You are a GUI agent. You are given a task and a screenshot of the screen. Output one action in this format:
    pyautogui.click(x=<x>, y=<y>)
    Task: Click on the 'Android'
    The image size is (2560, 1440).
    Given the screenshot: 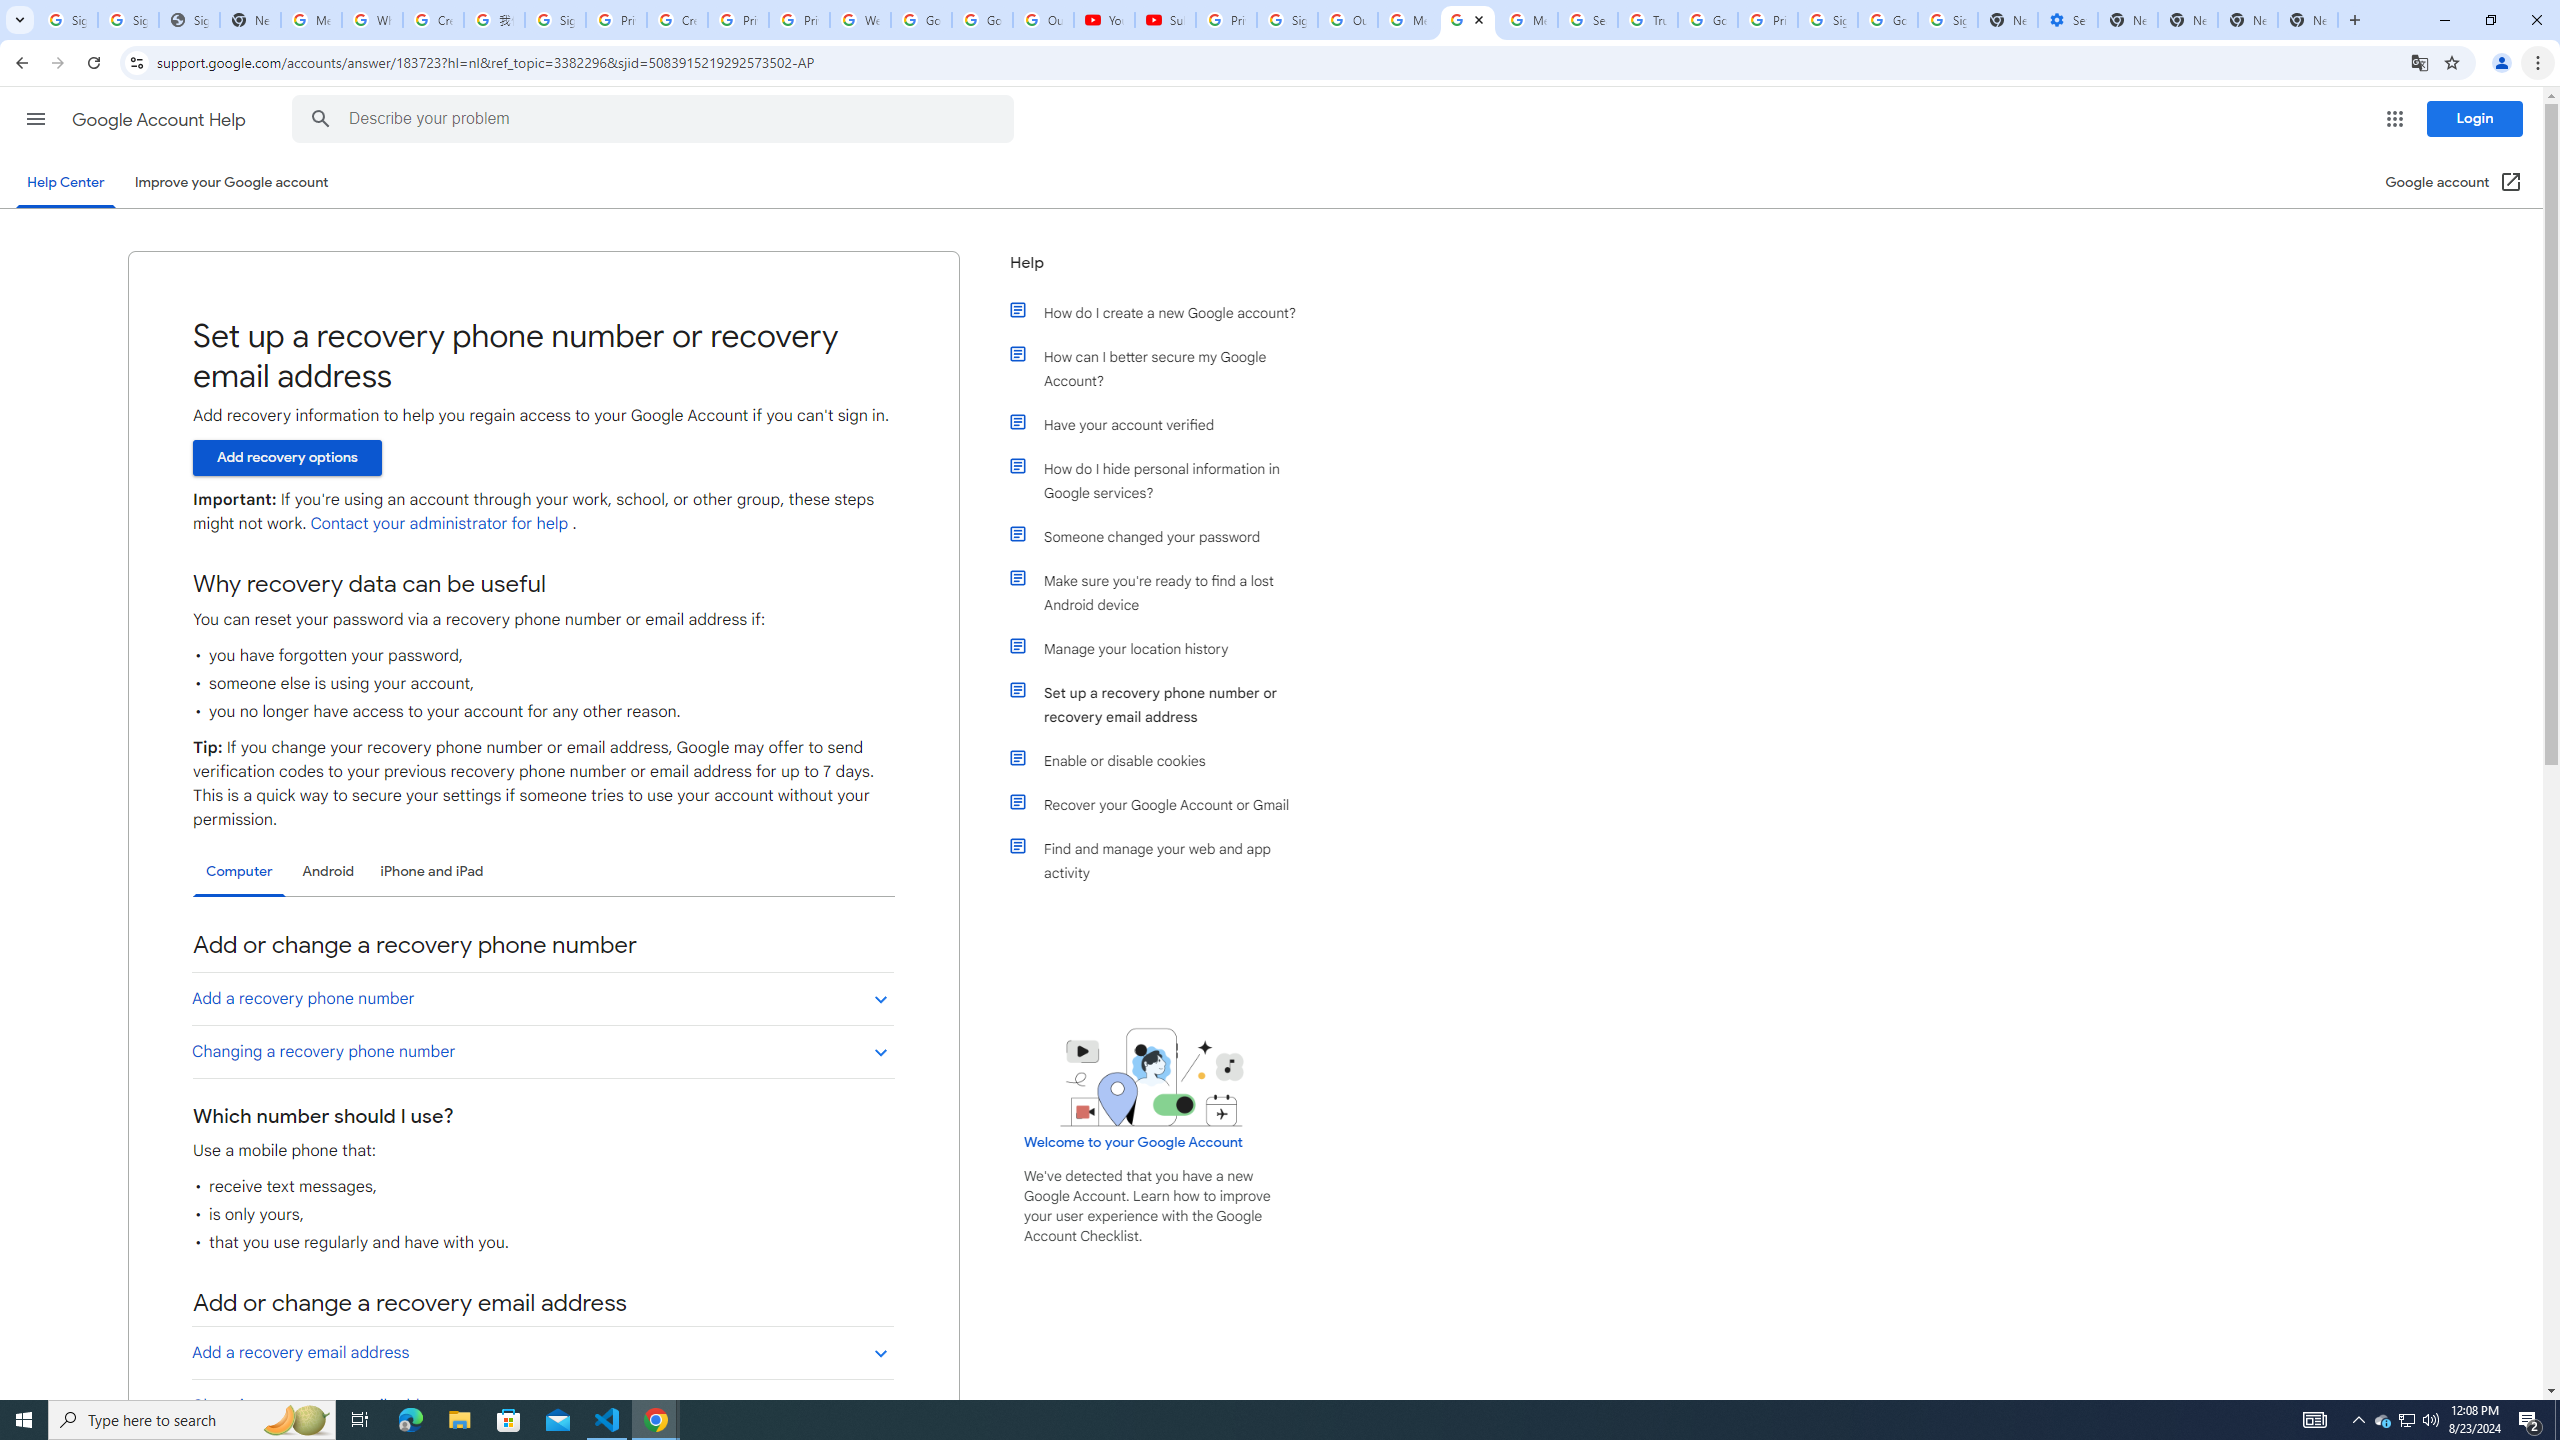 What is the action you would take?
    pyautogui.click(x=327, y=870)
    